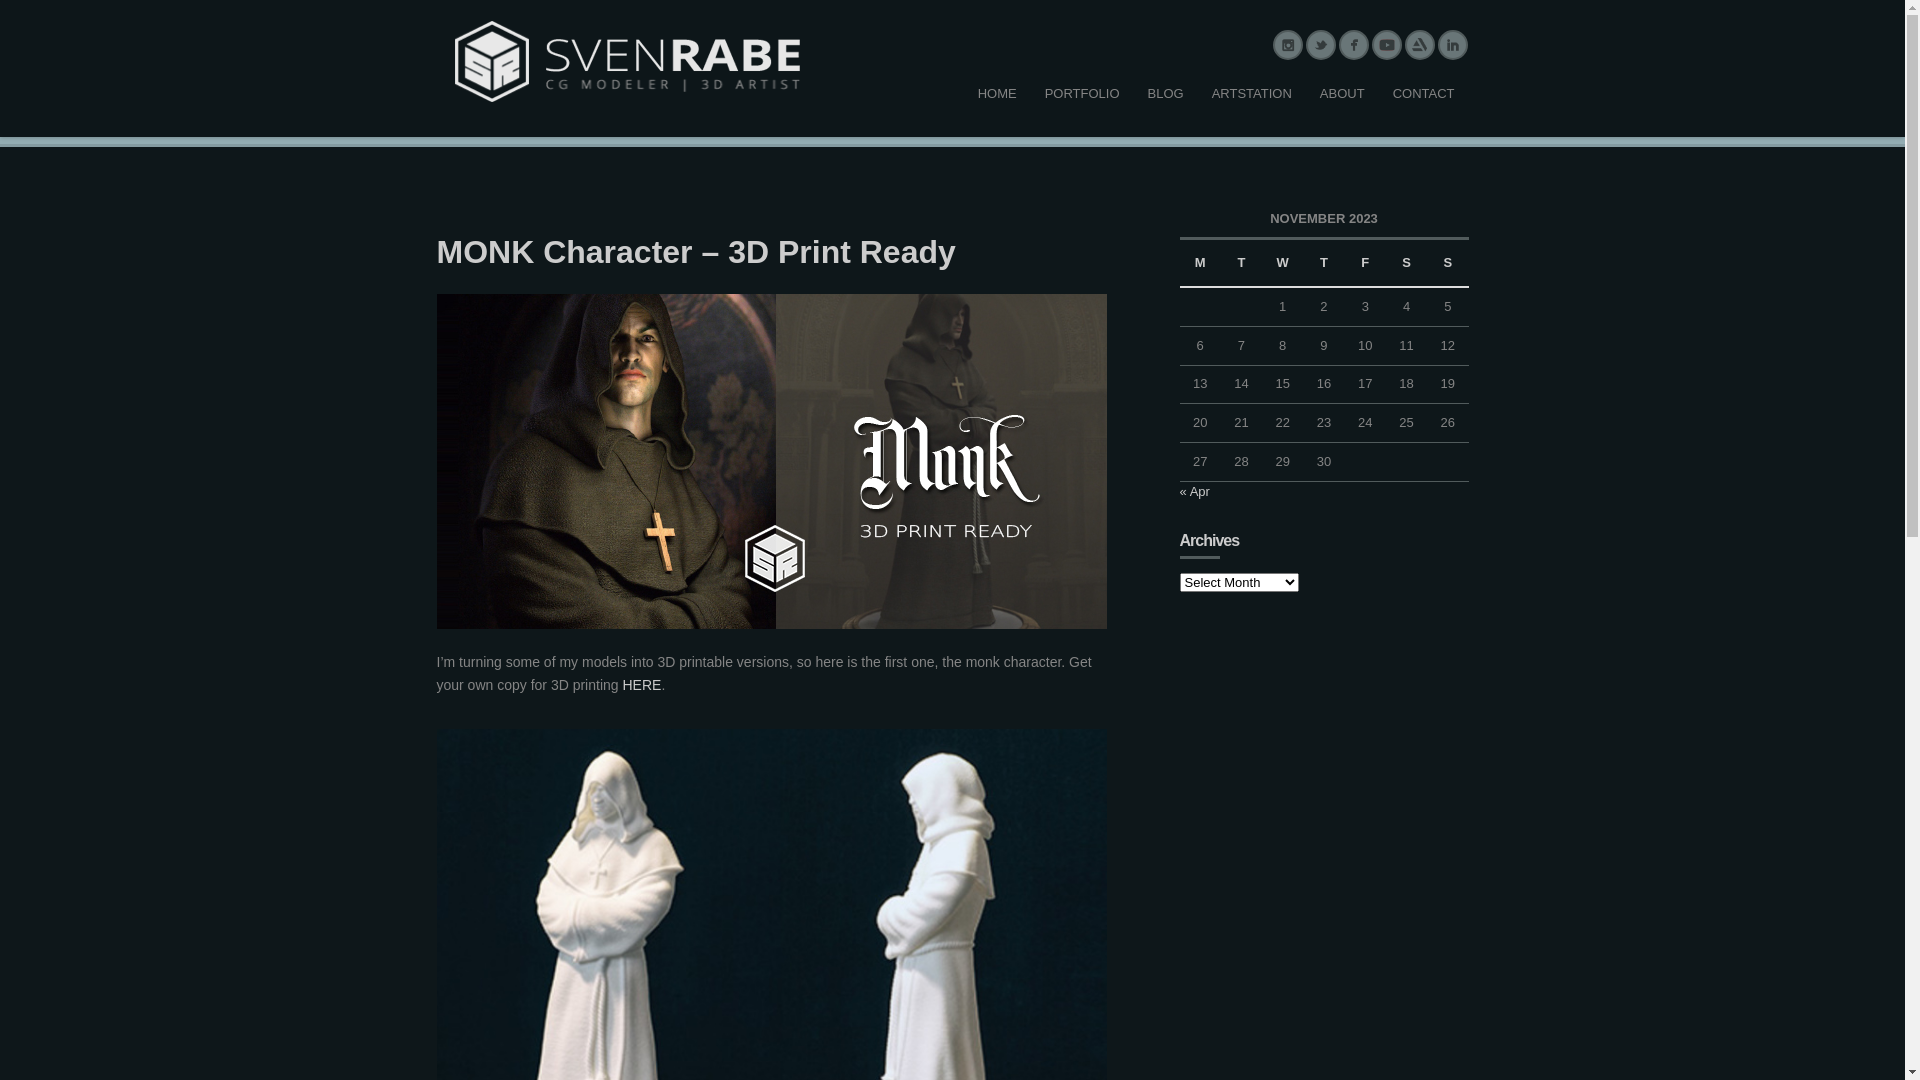 Image resolution: width=1920 pixels, height=1080 pixels. Describe the element at coordinates (997, 94) in the screenshot. I see `'HOME'` at that location.